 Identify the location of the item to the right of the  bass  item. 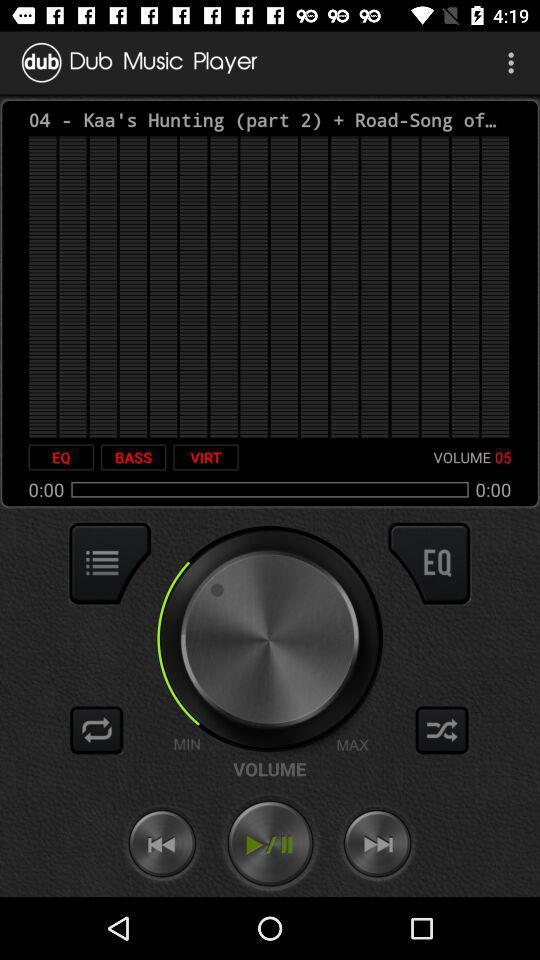
(205, 457).